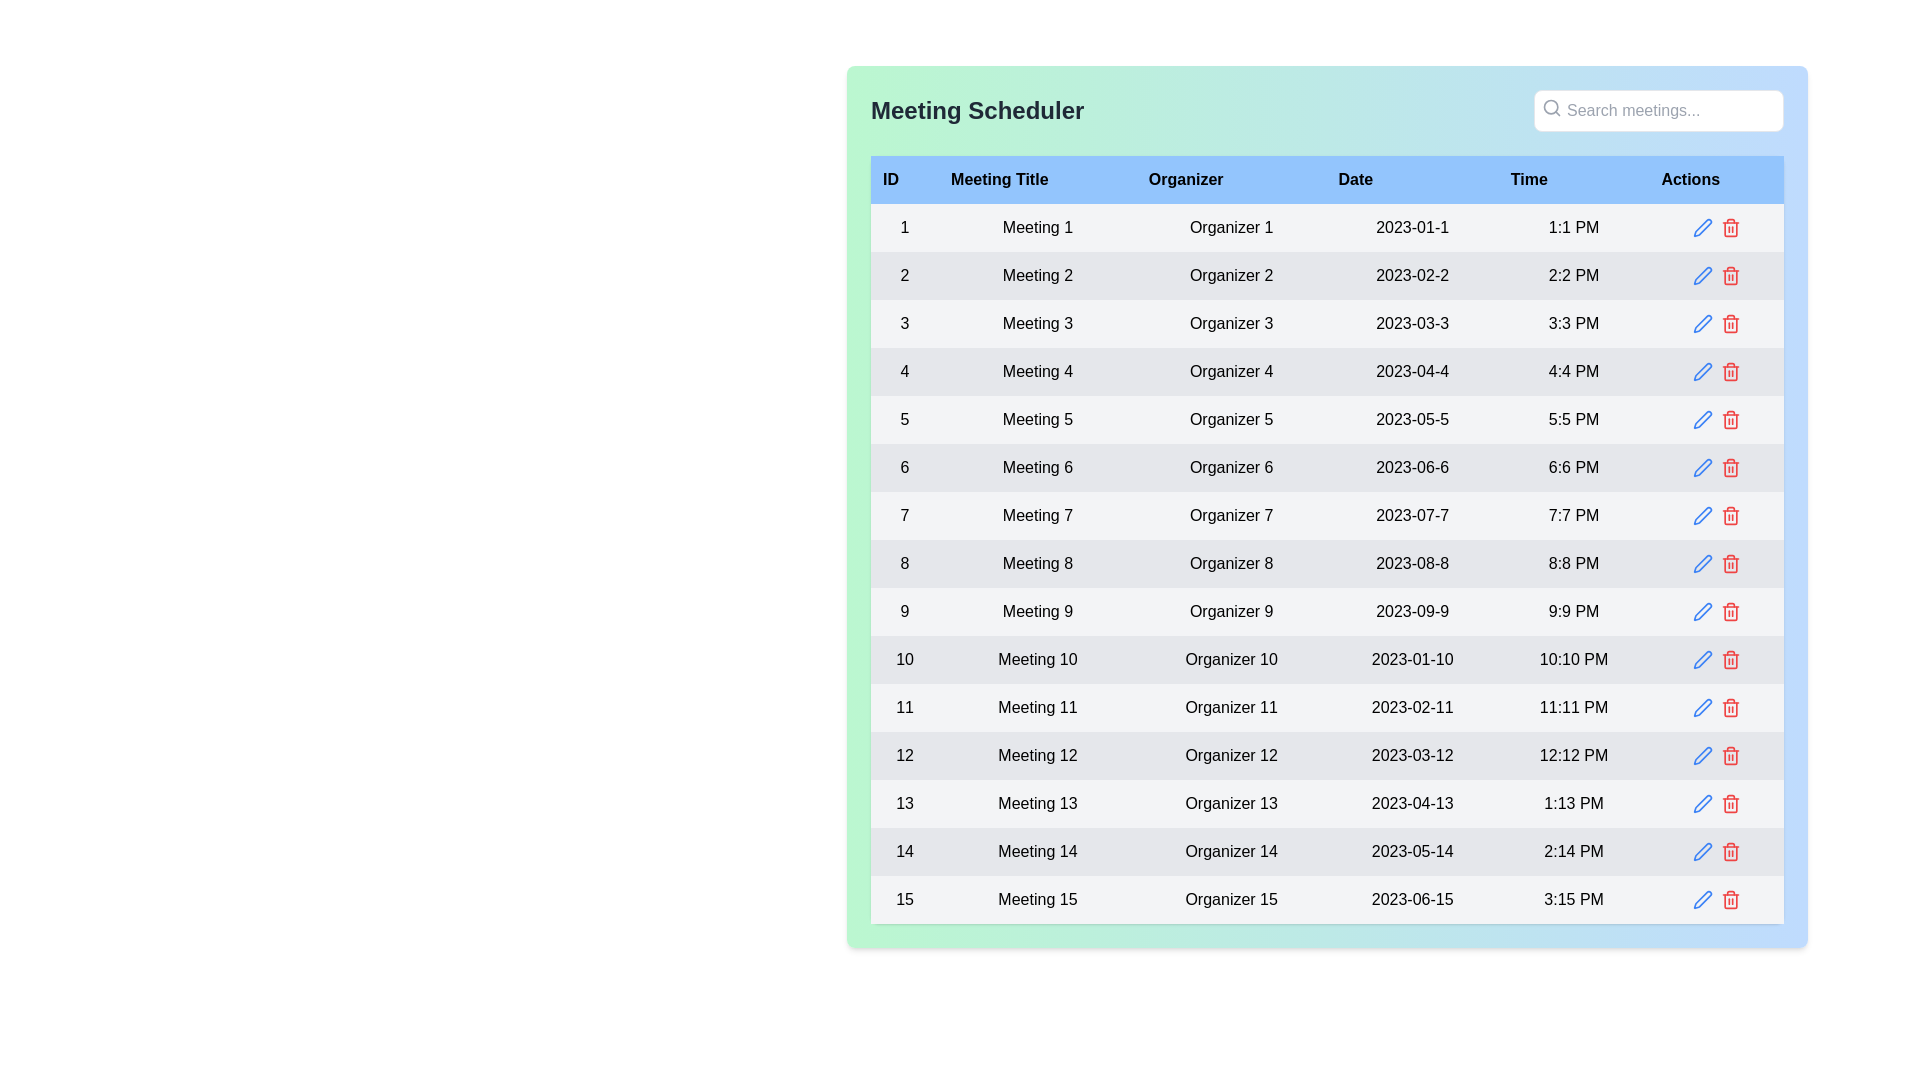 This screenshot has height=1080, width=1920. Describe the element at coordinates (1729, 852) in the screenshot. I see `the red trash icon button located in the 'Actions' column of the table, specifically in the last row for 'Meeting 15'` at that location.